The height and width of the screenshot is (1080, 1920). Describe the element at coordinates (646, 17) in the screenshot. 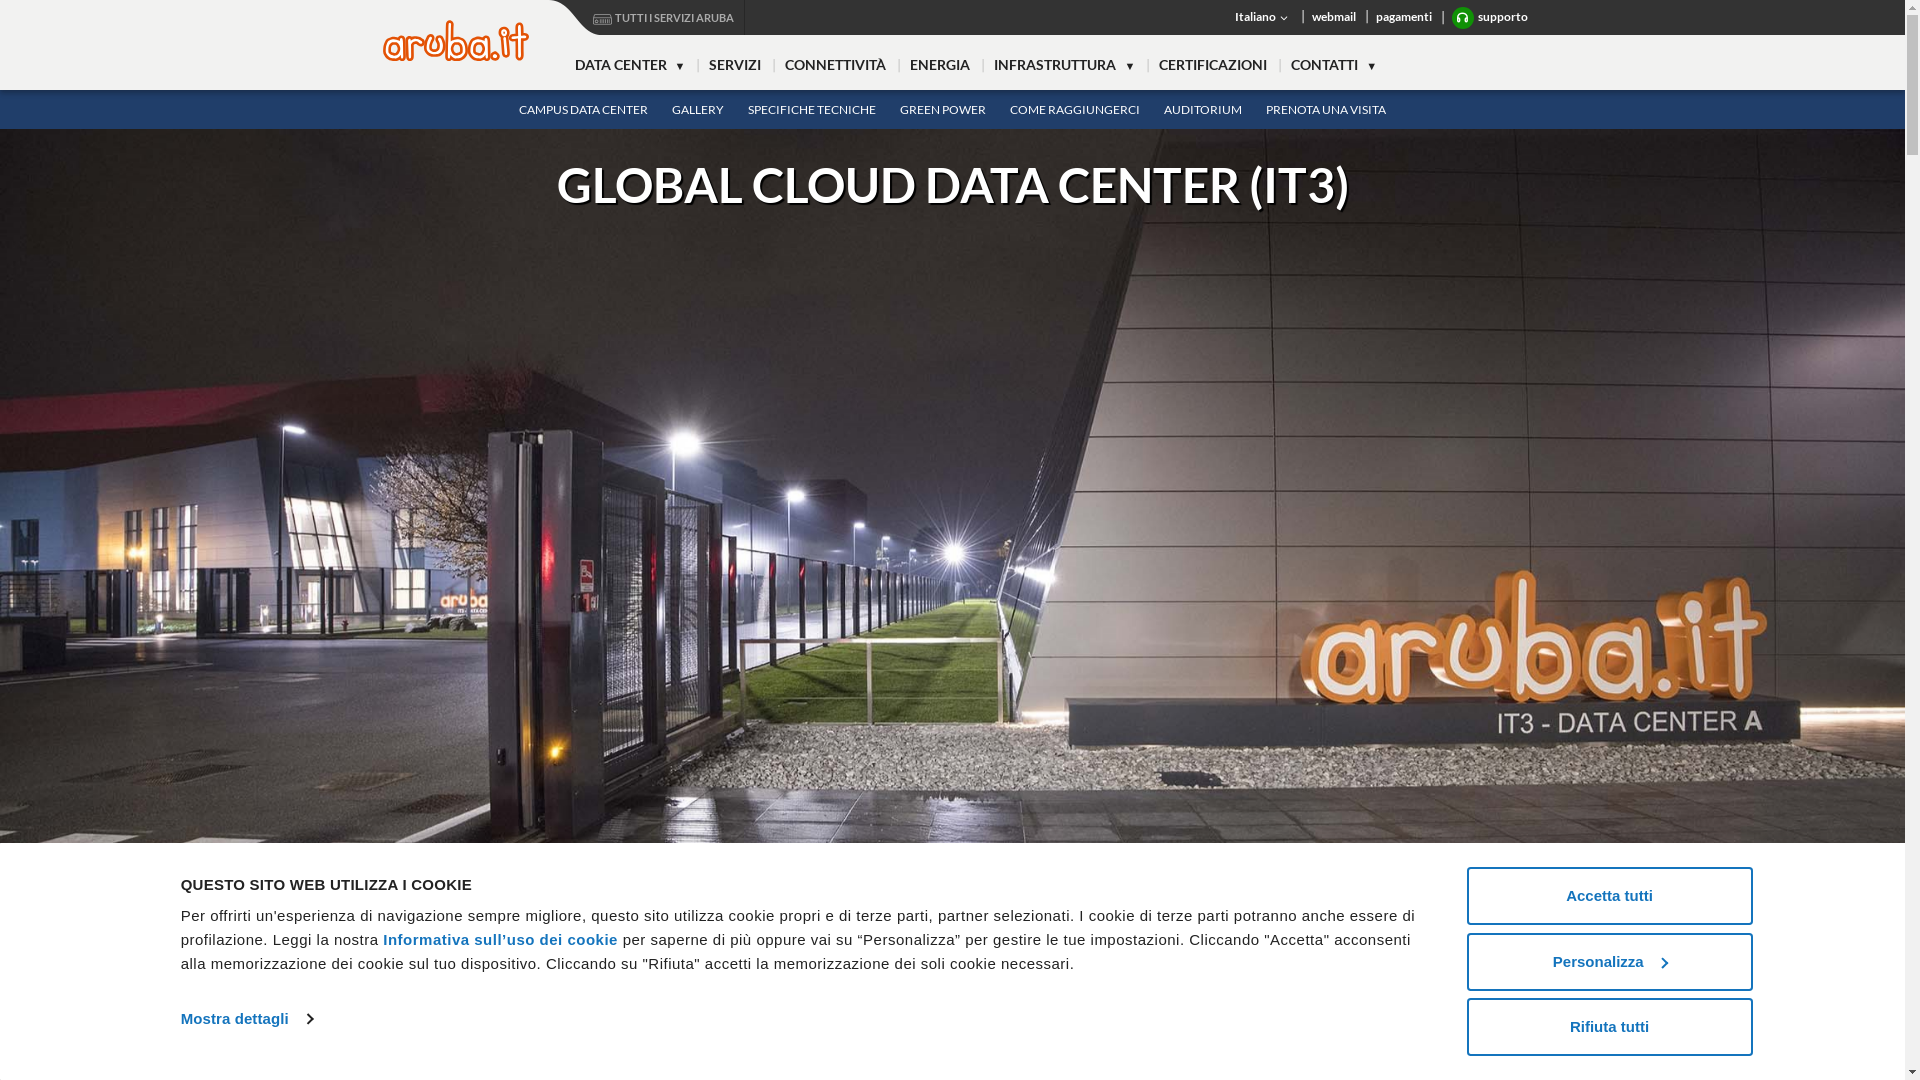

I see `'TUTTI I SERVIZI ARUBA'` at that location.